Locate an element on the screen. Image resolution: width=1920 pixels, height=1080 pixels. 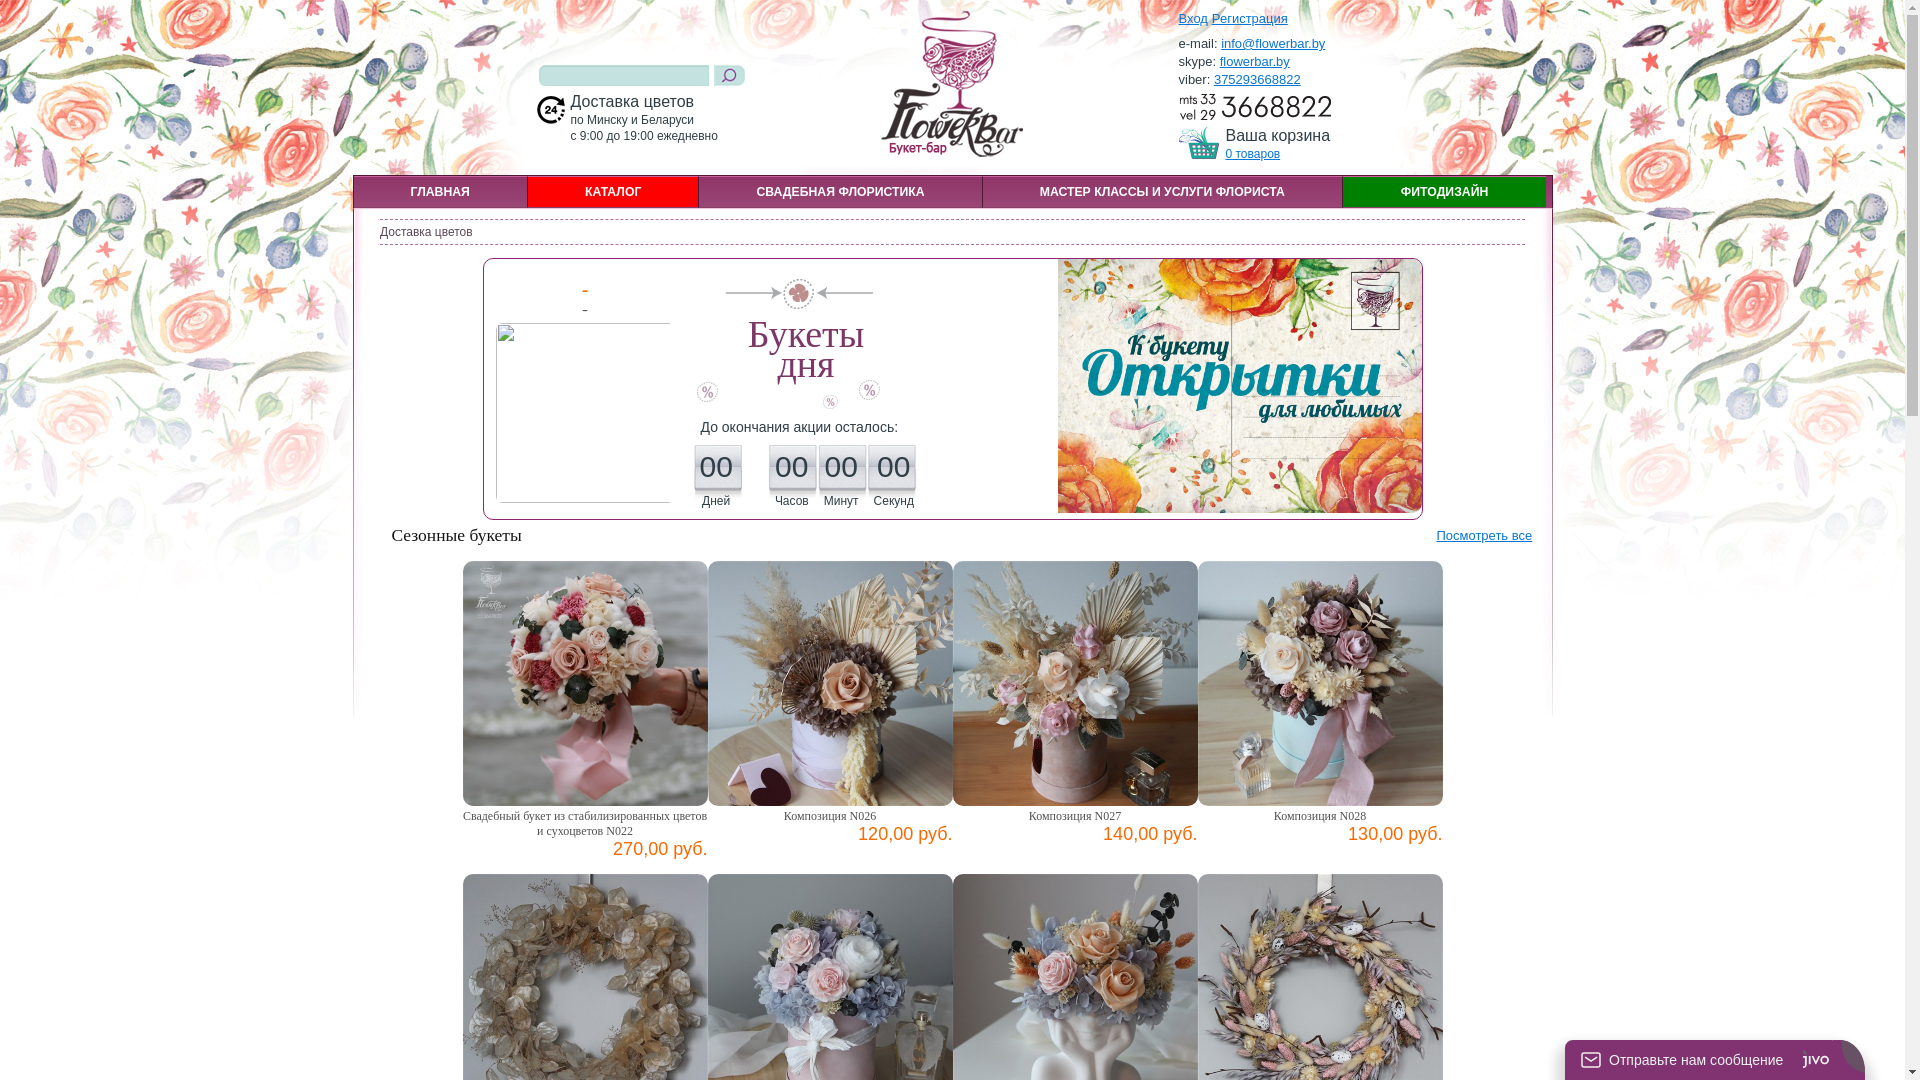
'info@flowerbar.by' is located at coordinates (1271, 43).